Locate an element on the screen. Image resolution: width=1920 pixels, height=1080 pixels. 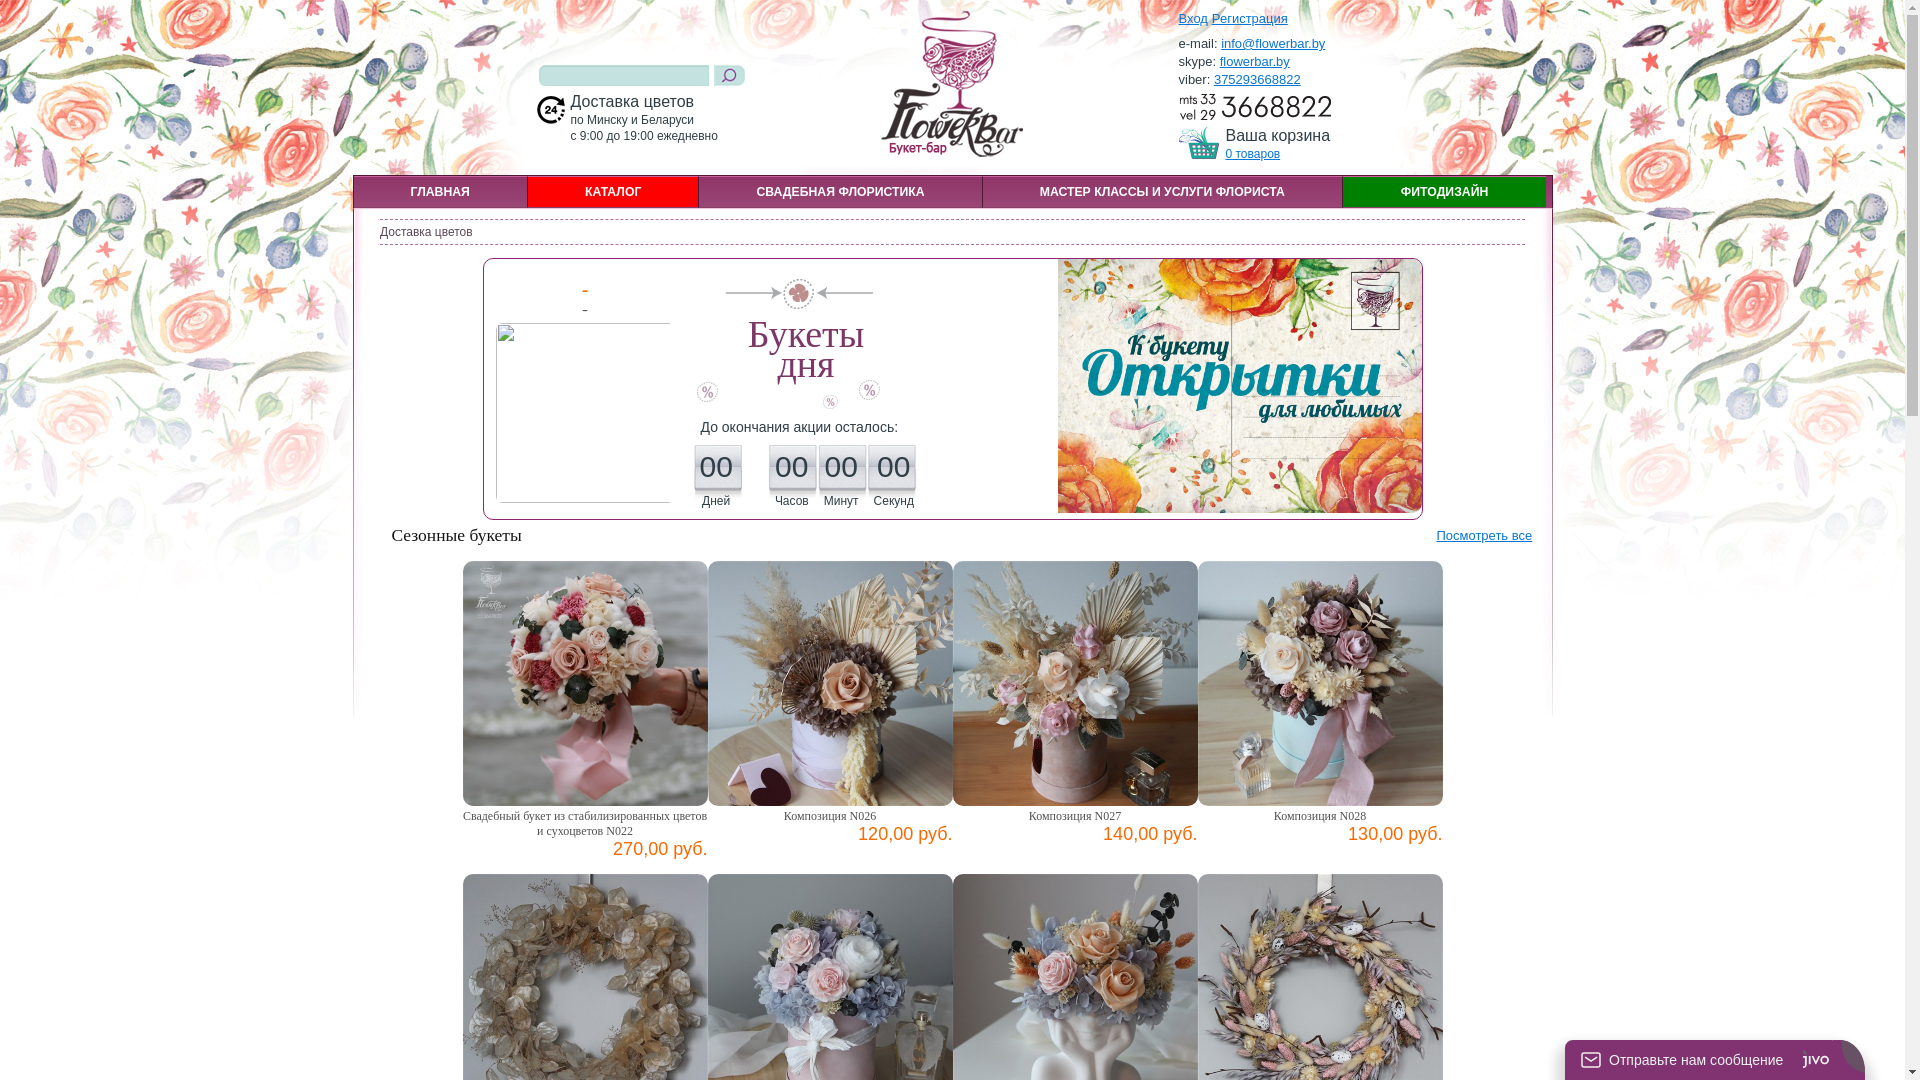
'info@flowerbar.by' is located at coordinates (1271, 43).